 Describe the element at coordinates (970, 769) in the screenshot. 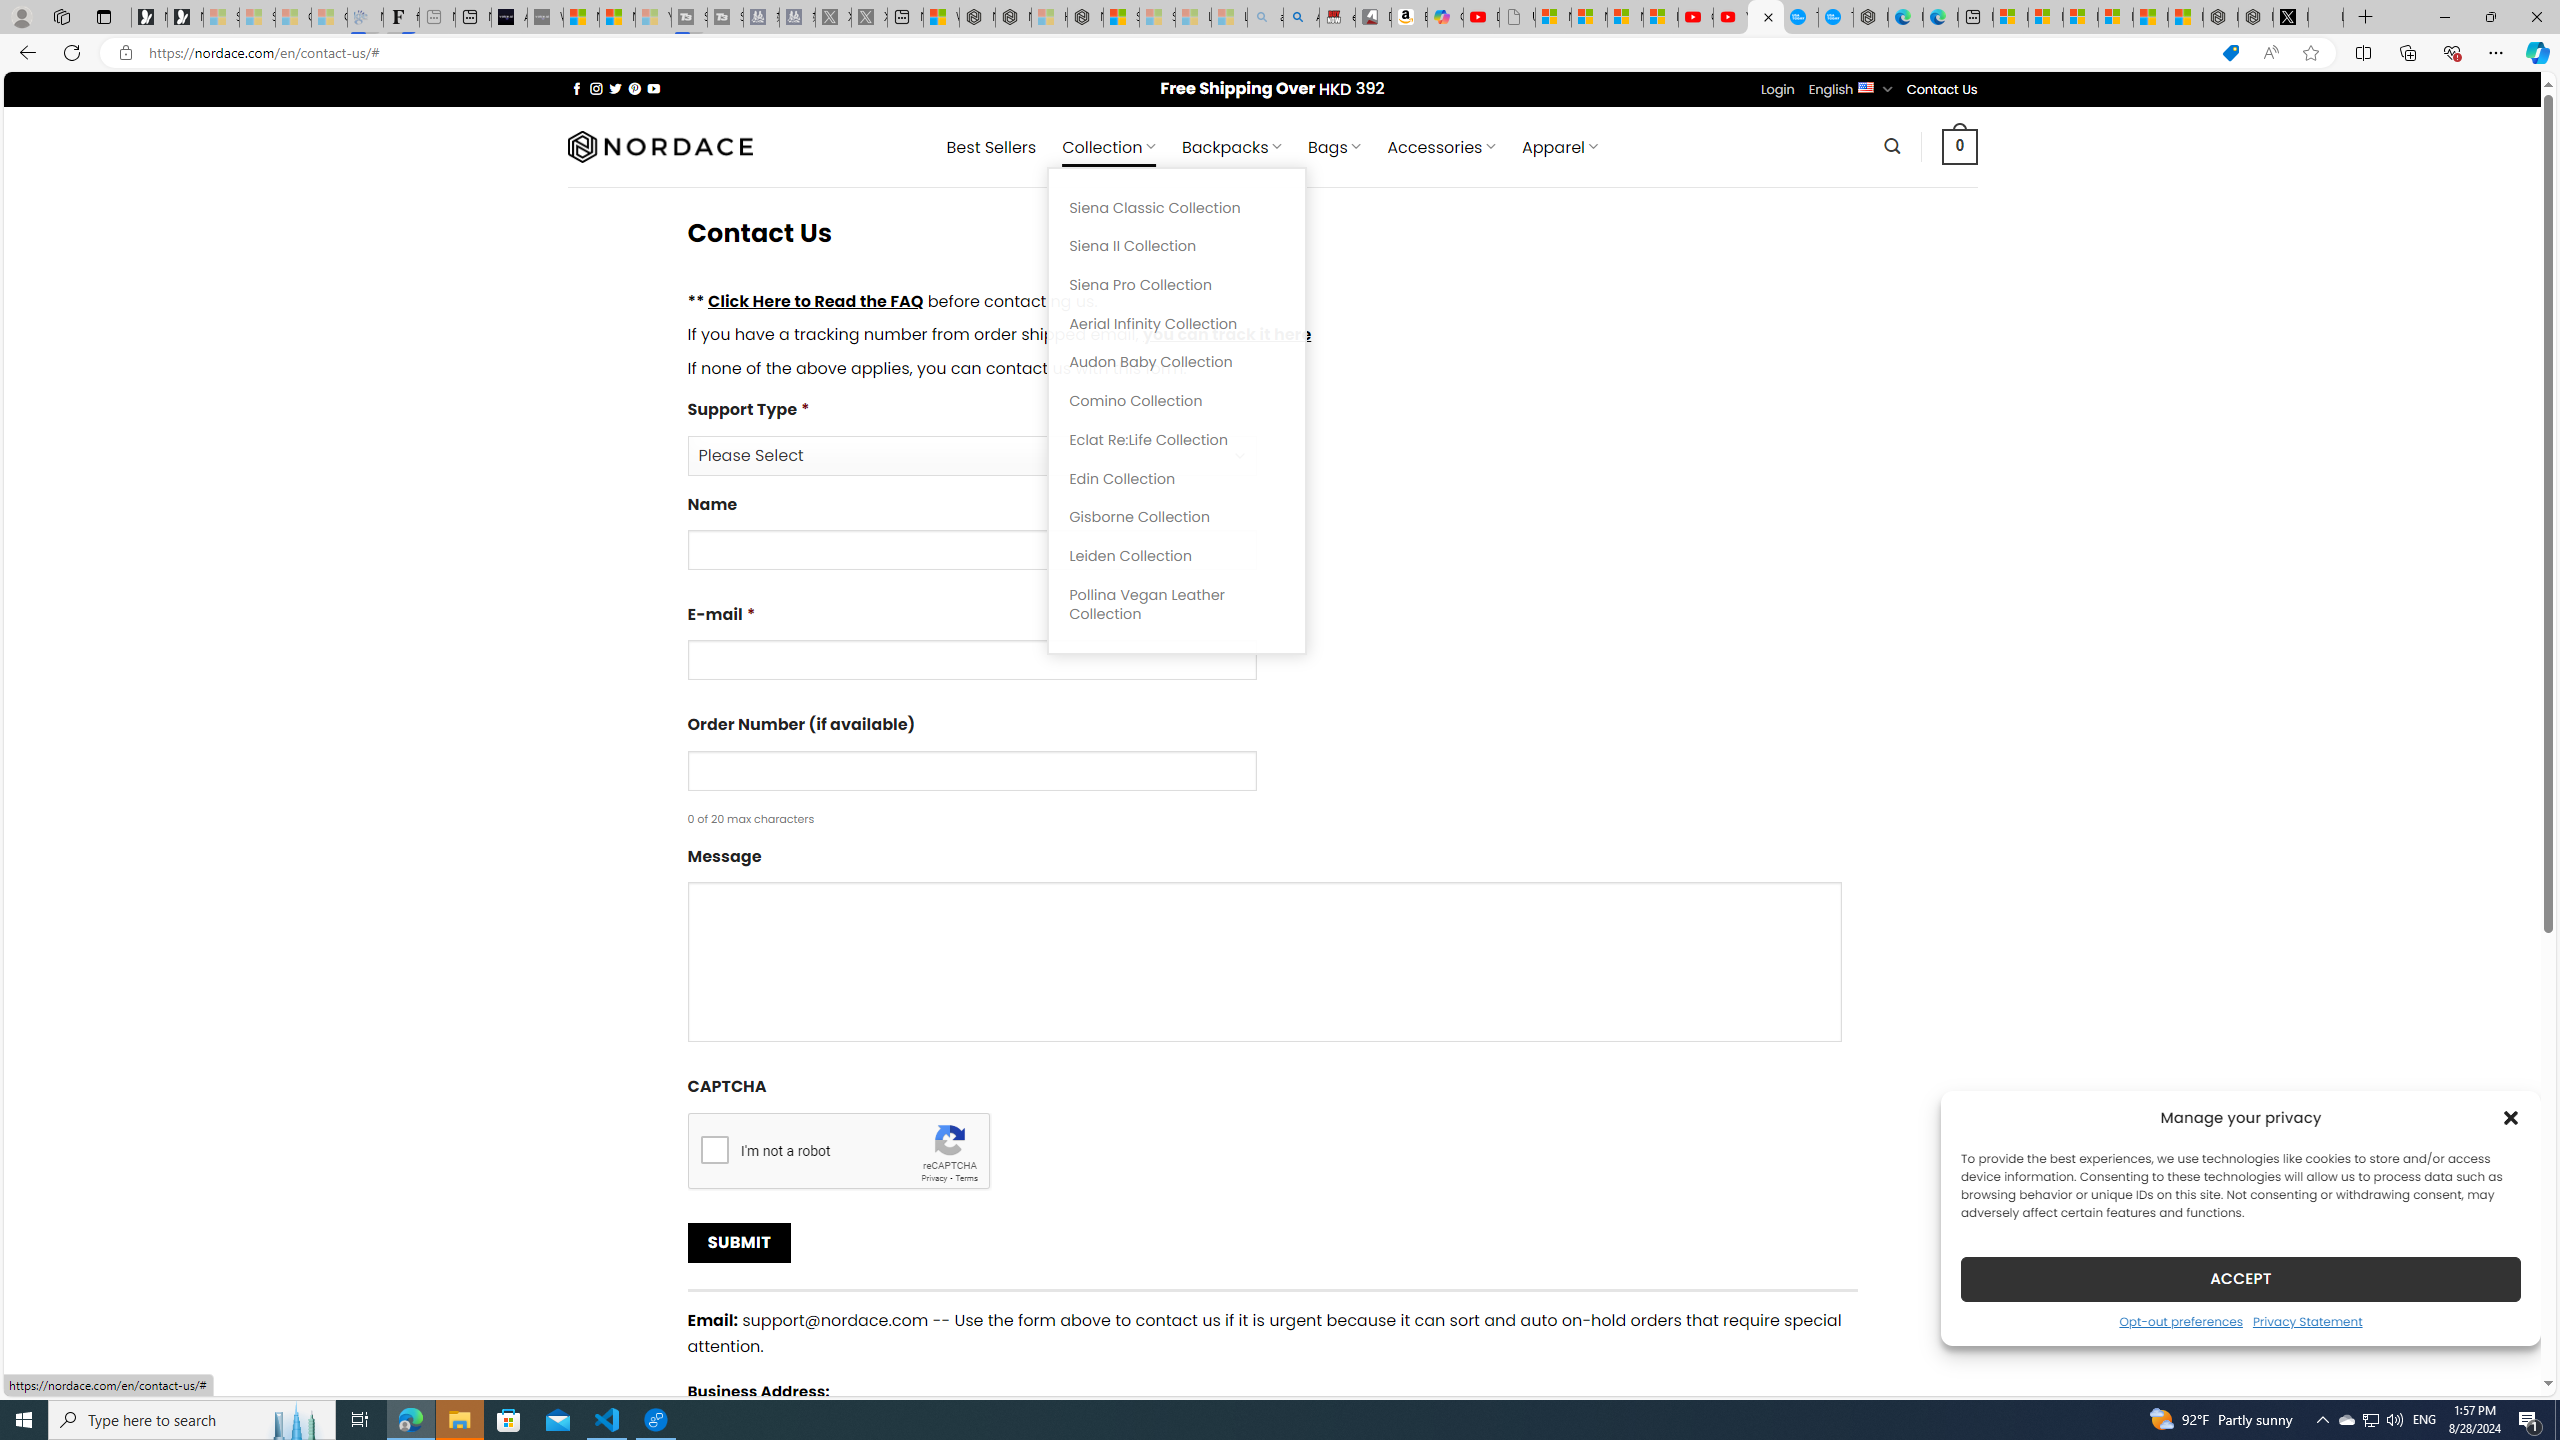

I see `'Order Number (if available)'` at that location.